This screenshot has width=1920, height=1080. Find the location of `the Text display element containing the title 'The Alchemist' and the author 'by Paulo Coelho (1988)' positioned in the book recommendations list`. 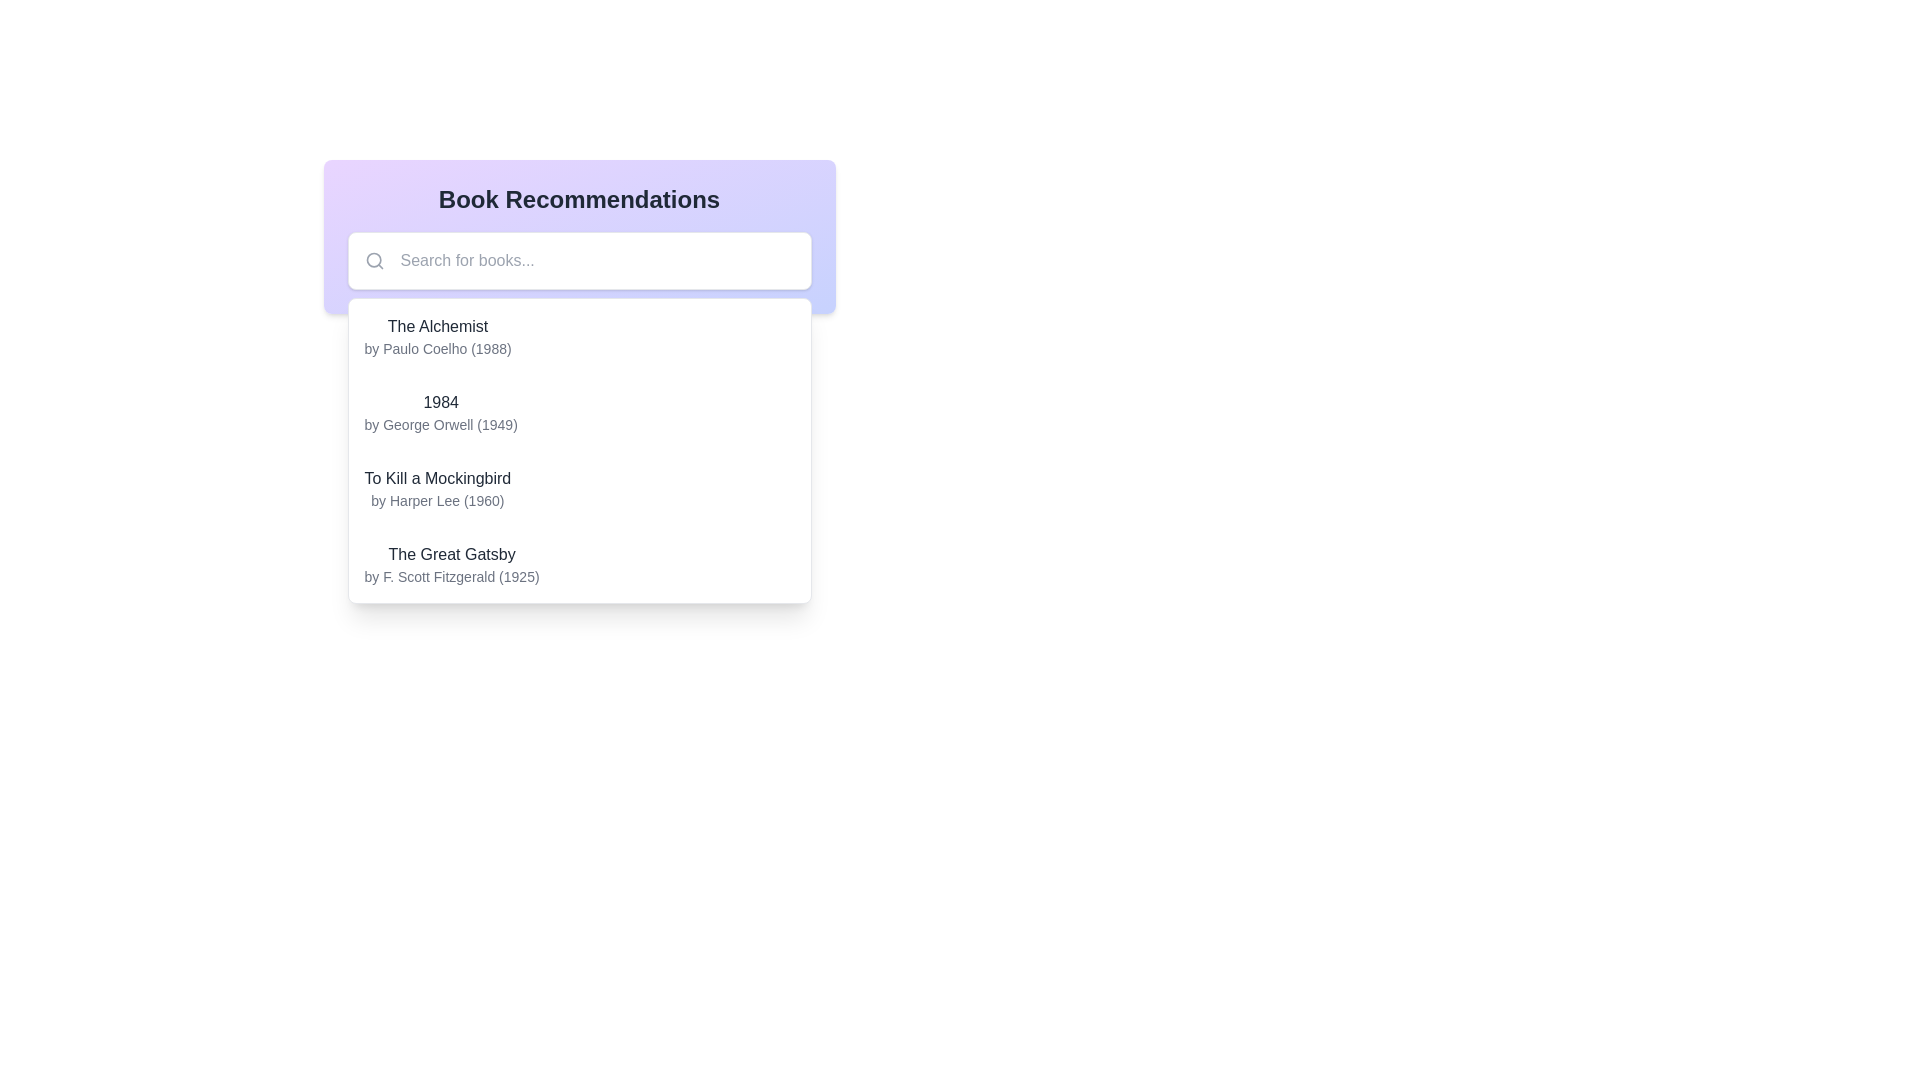

the Text display element containing the title 'The Alchemist' and the author 'by Paulo Coelho (1988)' positioned in the book recommendations list is located at coordinates (437, 335).